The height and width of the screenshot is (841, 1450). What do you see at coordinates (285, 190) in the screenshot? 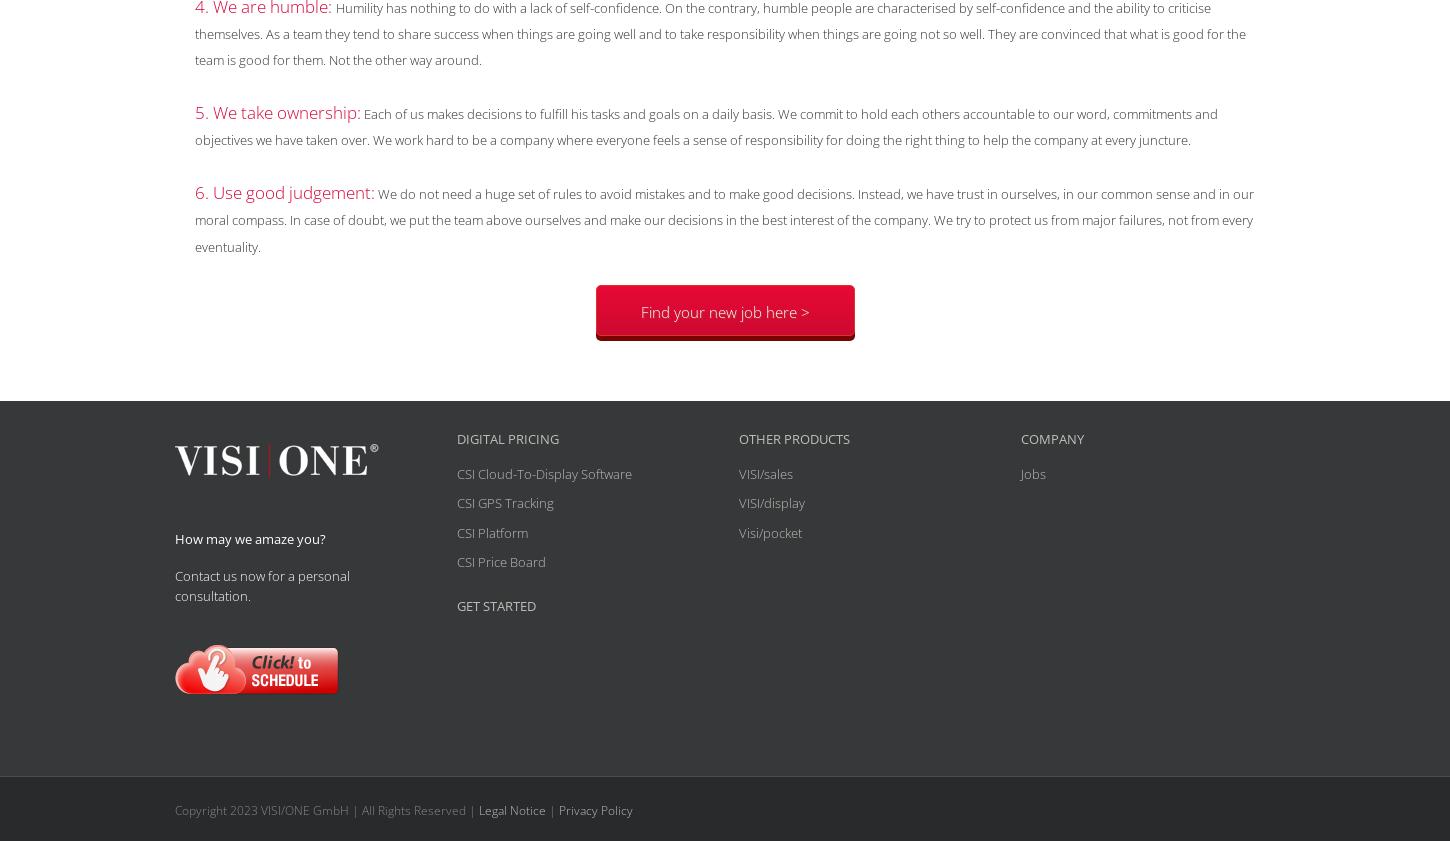
I see `'6. Use good judgement:'` at bounding box center [285, 190].